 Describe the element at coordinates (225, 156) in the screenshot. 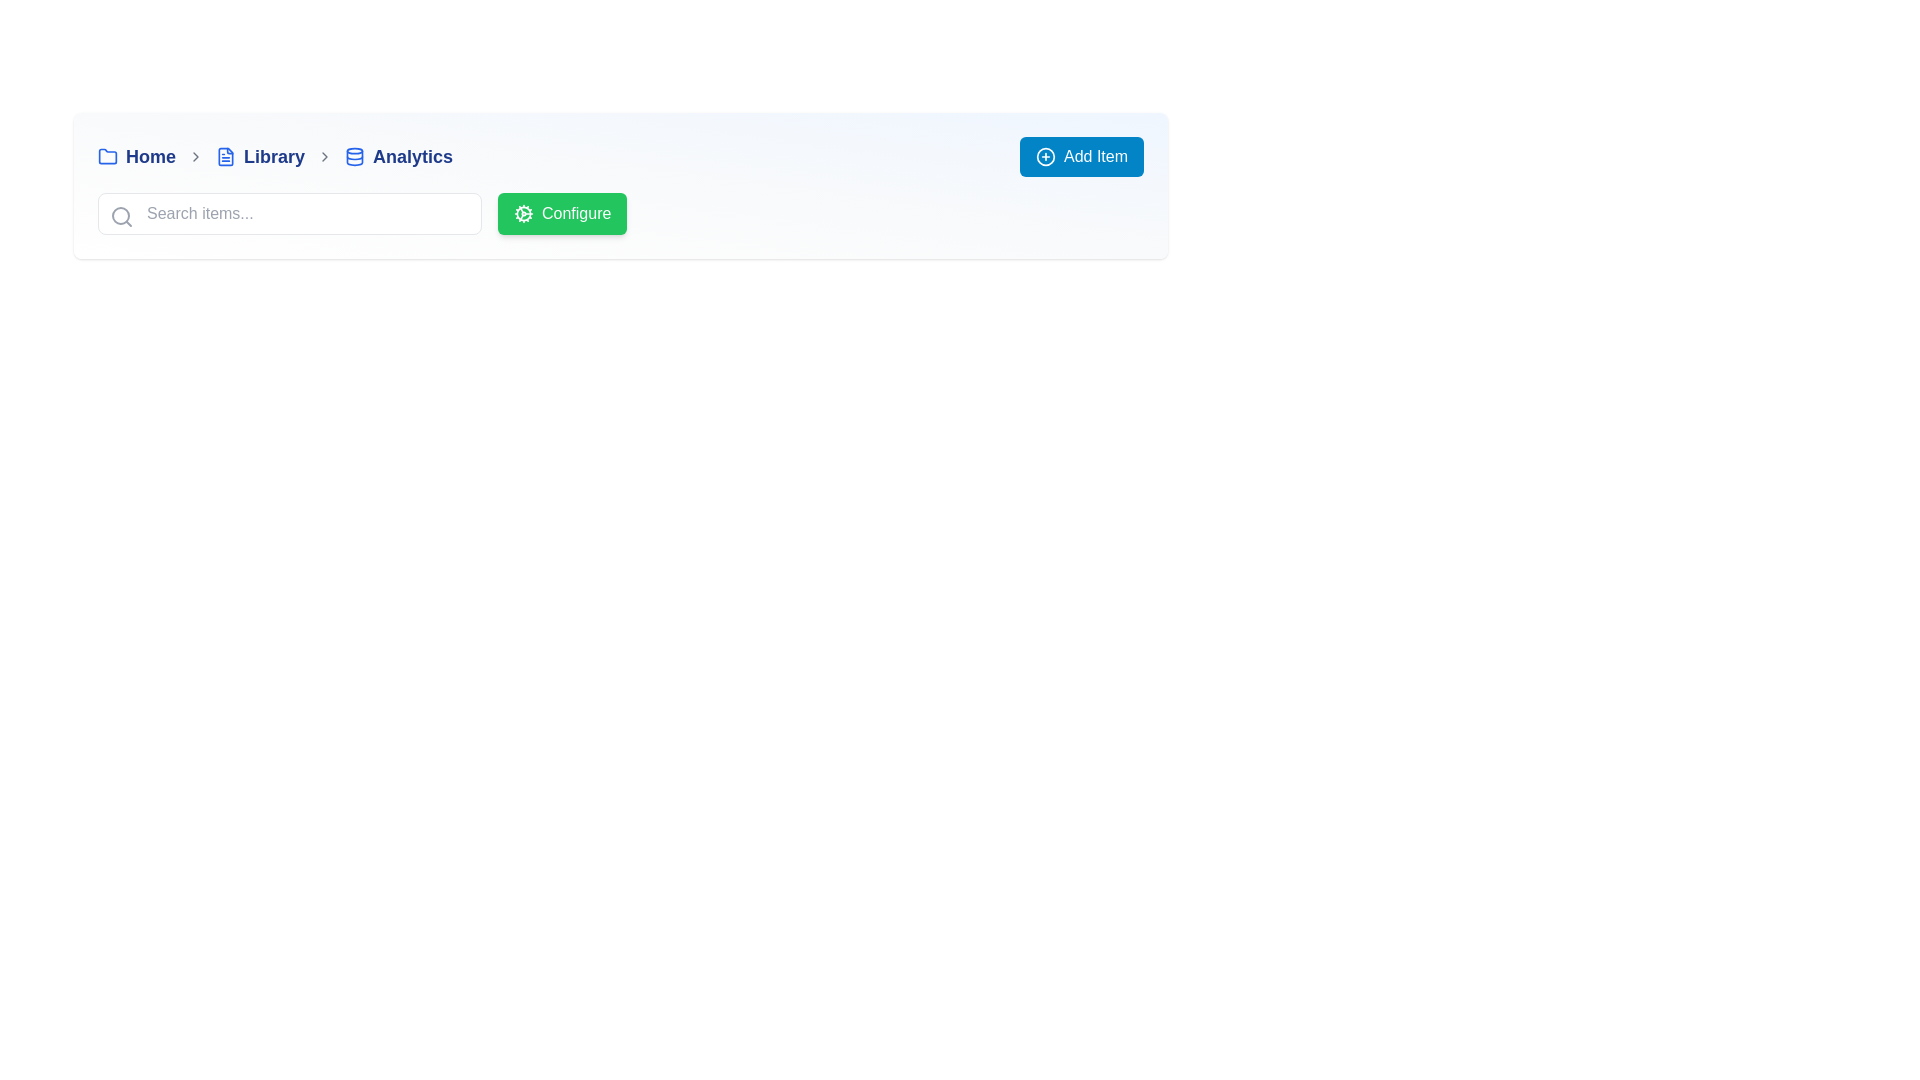

I see `the document or file icon located in the navigation bar, positioned to the right of the folder icon and 'Home' text, and to the left of 'Library' text` at that location.